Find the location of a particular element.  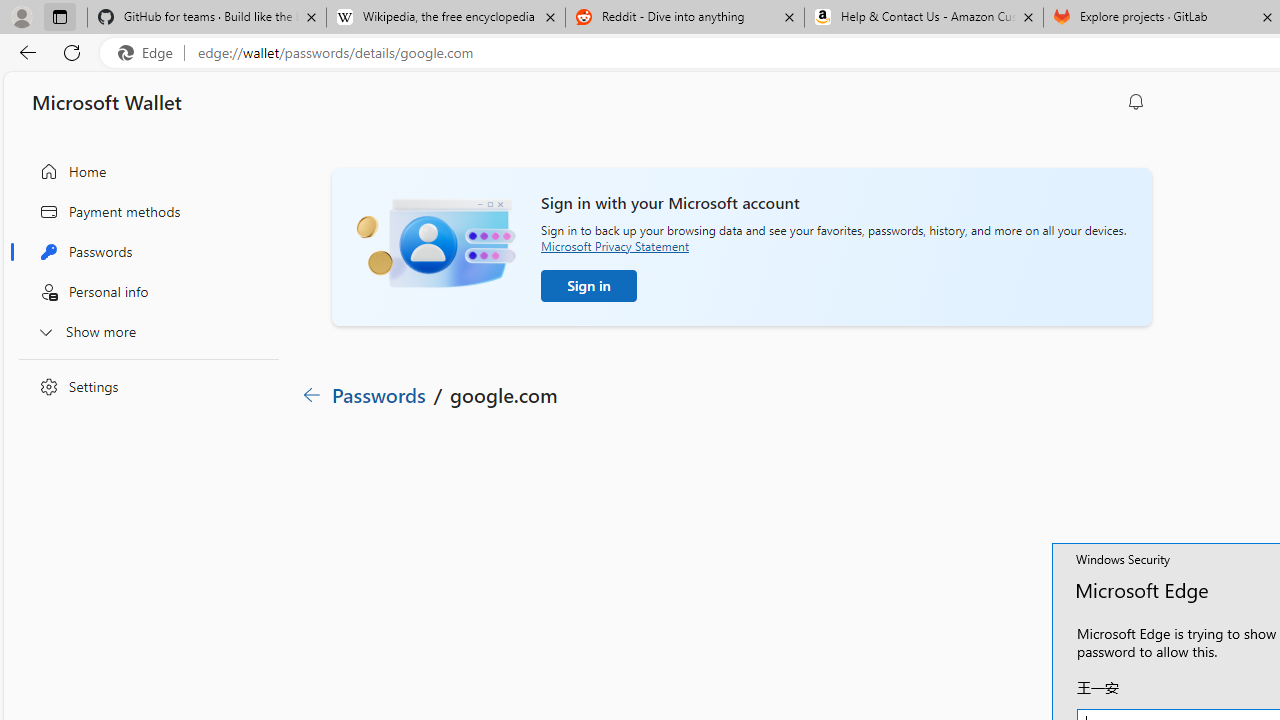

'Notification' is located at coordinates (1136, 101).